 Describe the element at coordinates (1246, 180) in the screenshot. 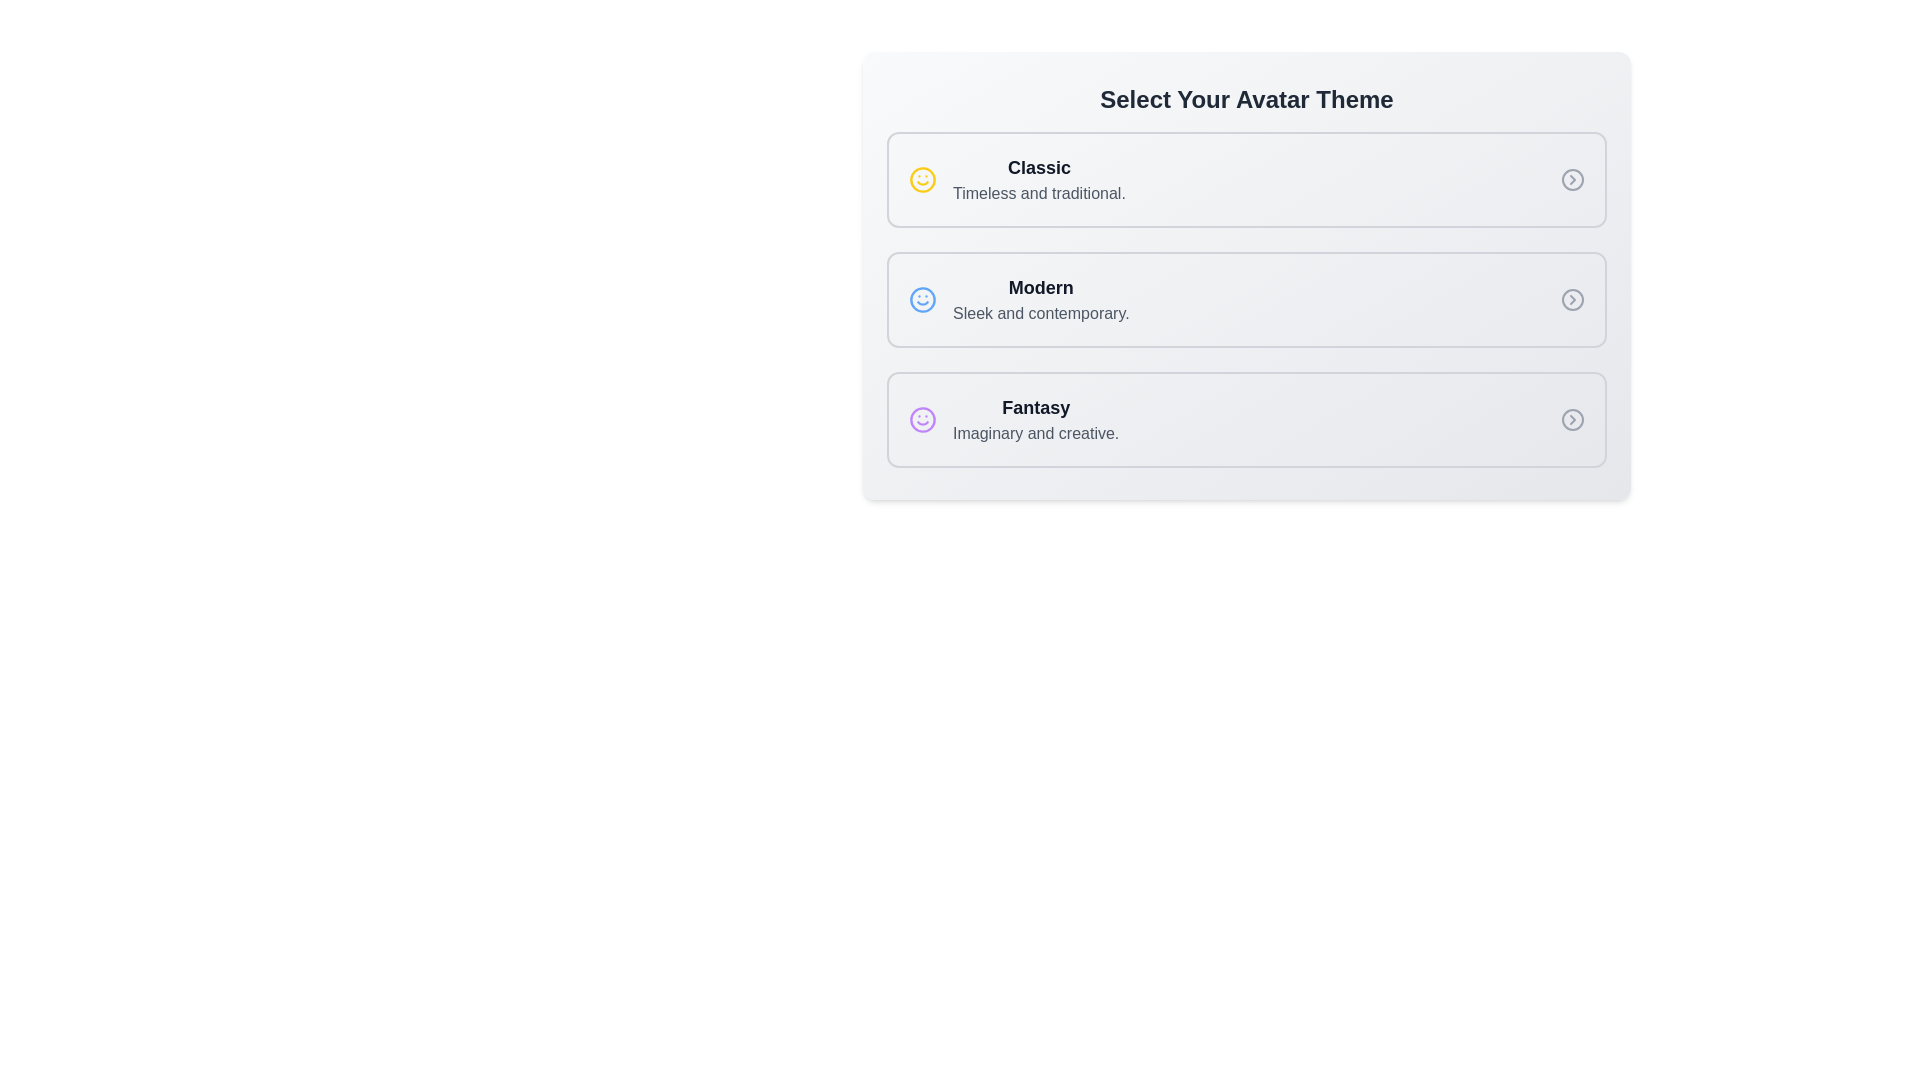

I see `the first interactive card titled 'Classic' in the 'Select Your Avatar Theme' section` at that location.